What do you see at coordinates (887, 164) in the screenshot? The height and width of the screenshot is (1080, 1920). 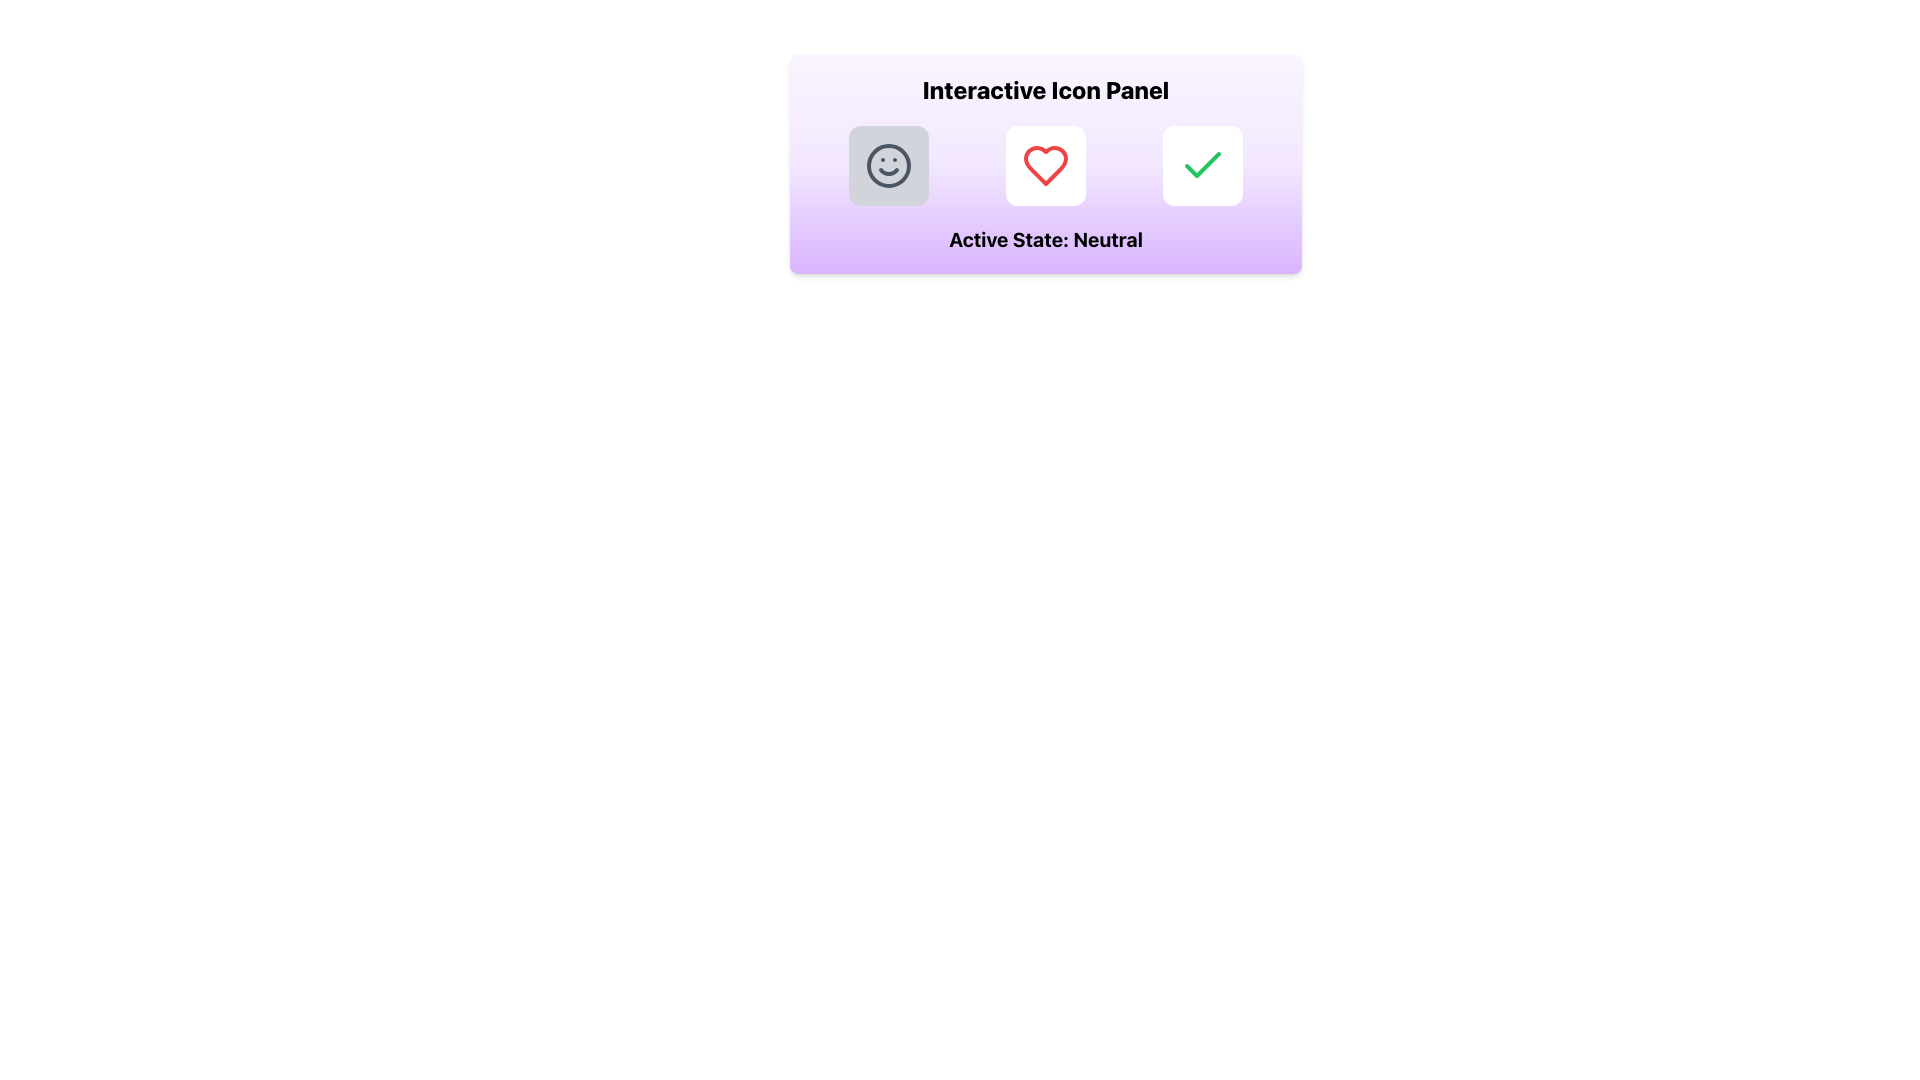 I see `the first button in the Interactive Icon Panel, which is a rounded rectangle with a soft gray background and a smiley face icon` at bounding box center [887, 164].